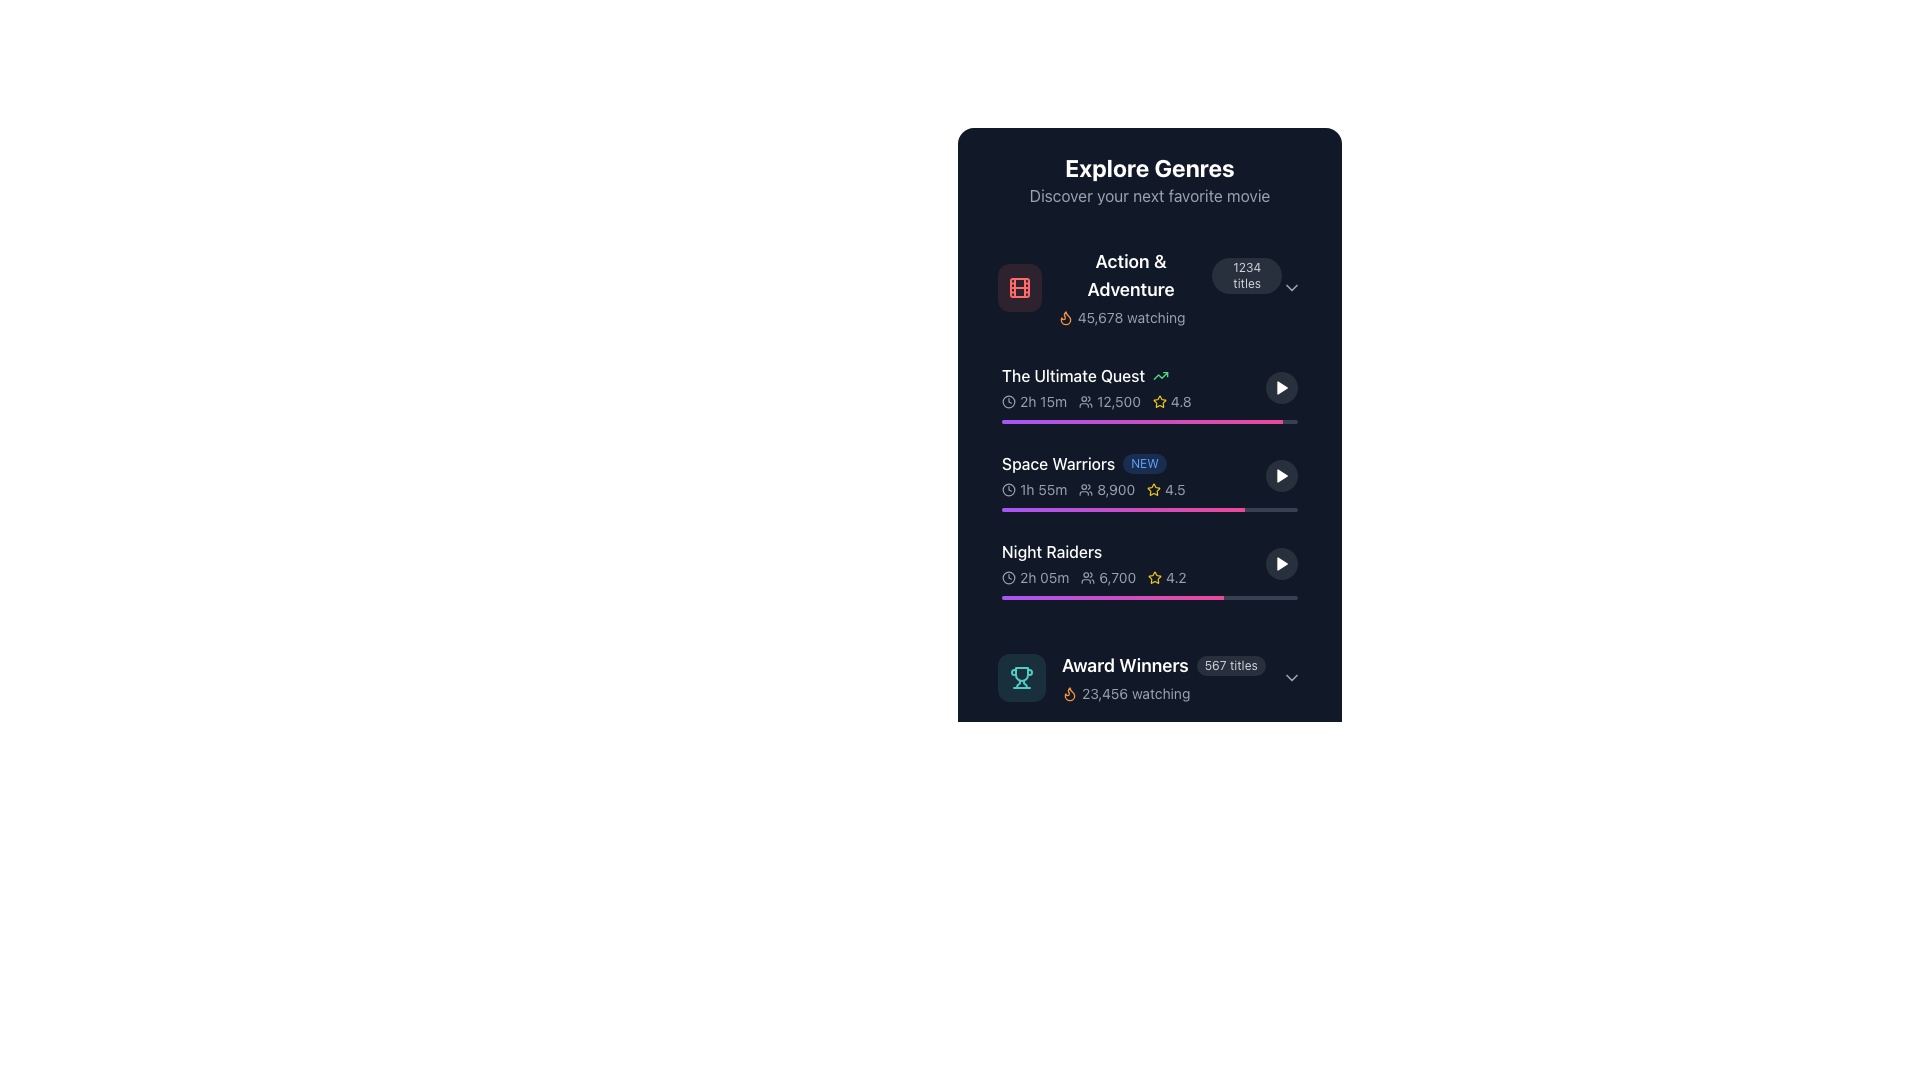 This screenshot has height=1080, width=1920. I want to click on the progress bar element located beneath the label 'The Ultimate Quest' to interact with it, so click(1150, 420).